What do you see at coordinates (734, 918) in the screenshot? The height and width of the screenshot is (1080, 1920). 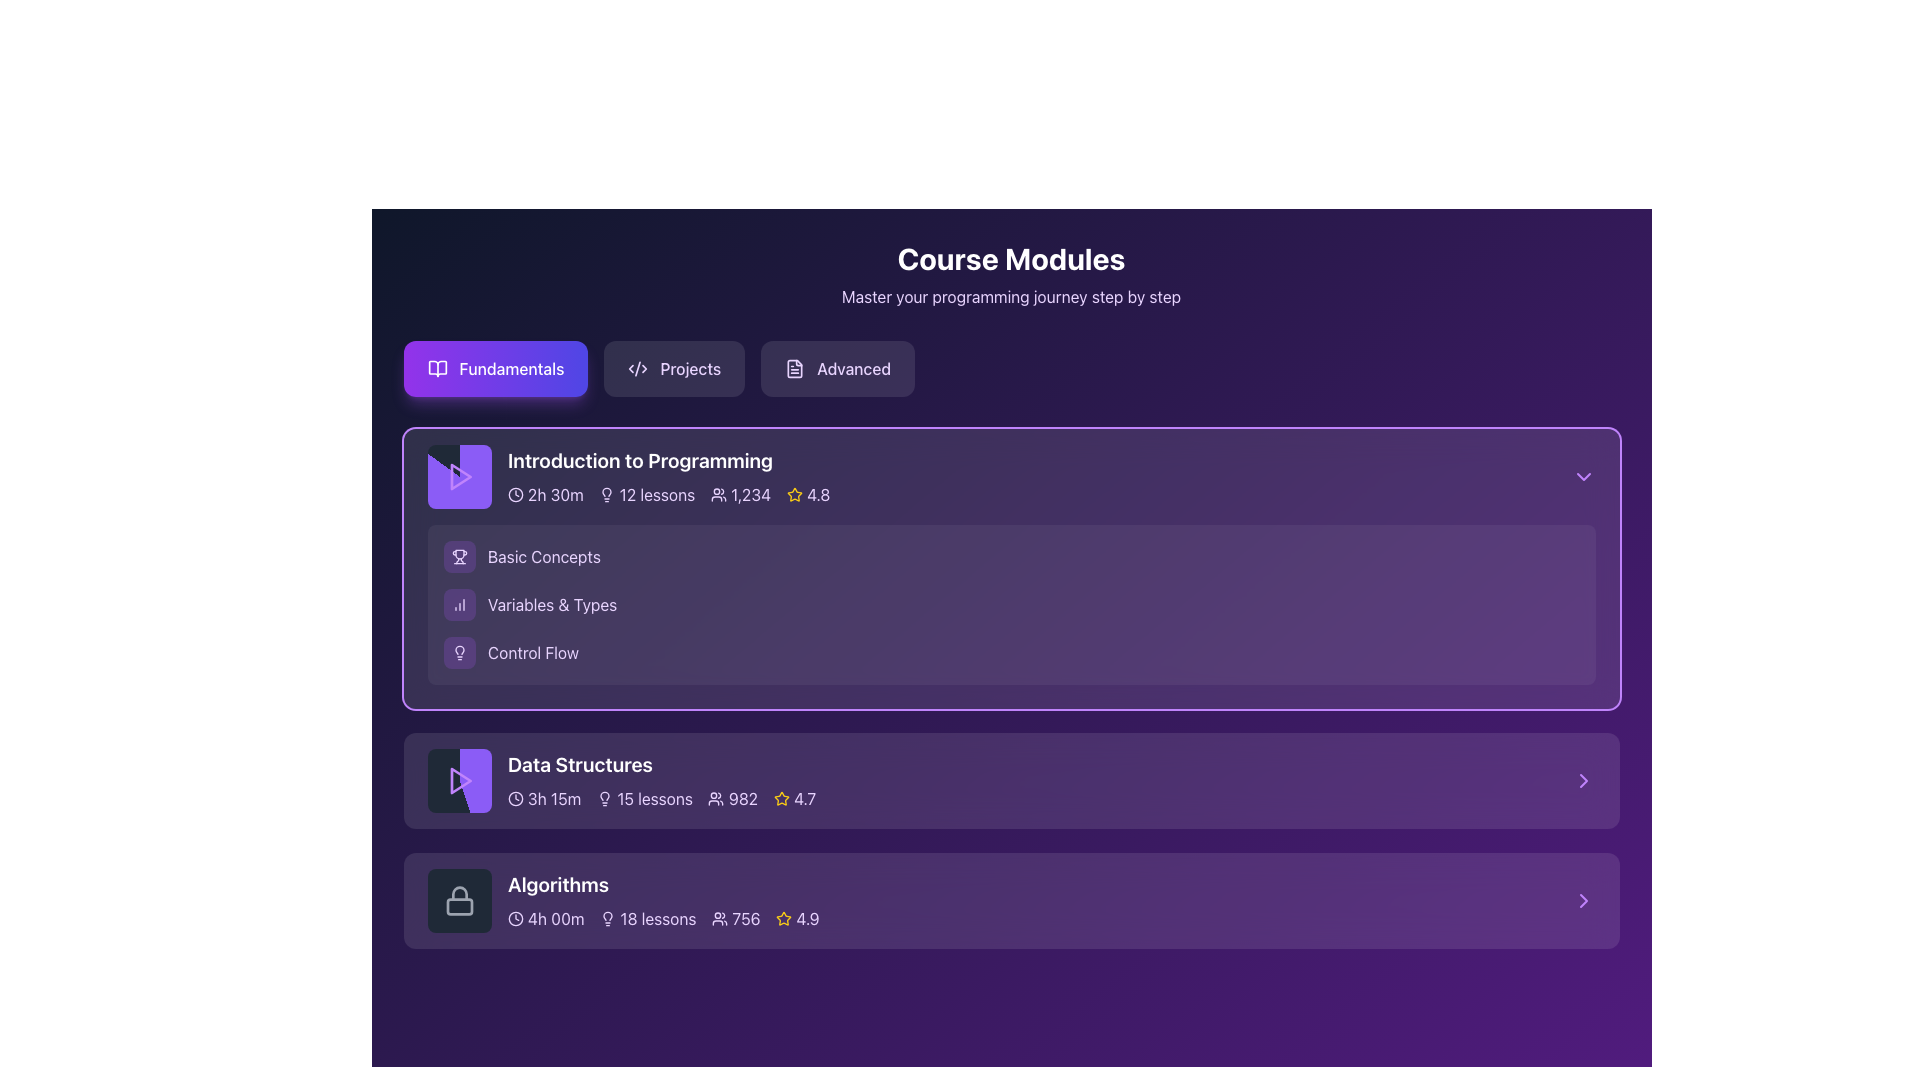 I see `the informational label displaying a user count of '756' with a user icon in the 'Algorithms' course details section` at bounding box center [734, 918].